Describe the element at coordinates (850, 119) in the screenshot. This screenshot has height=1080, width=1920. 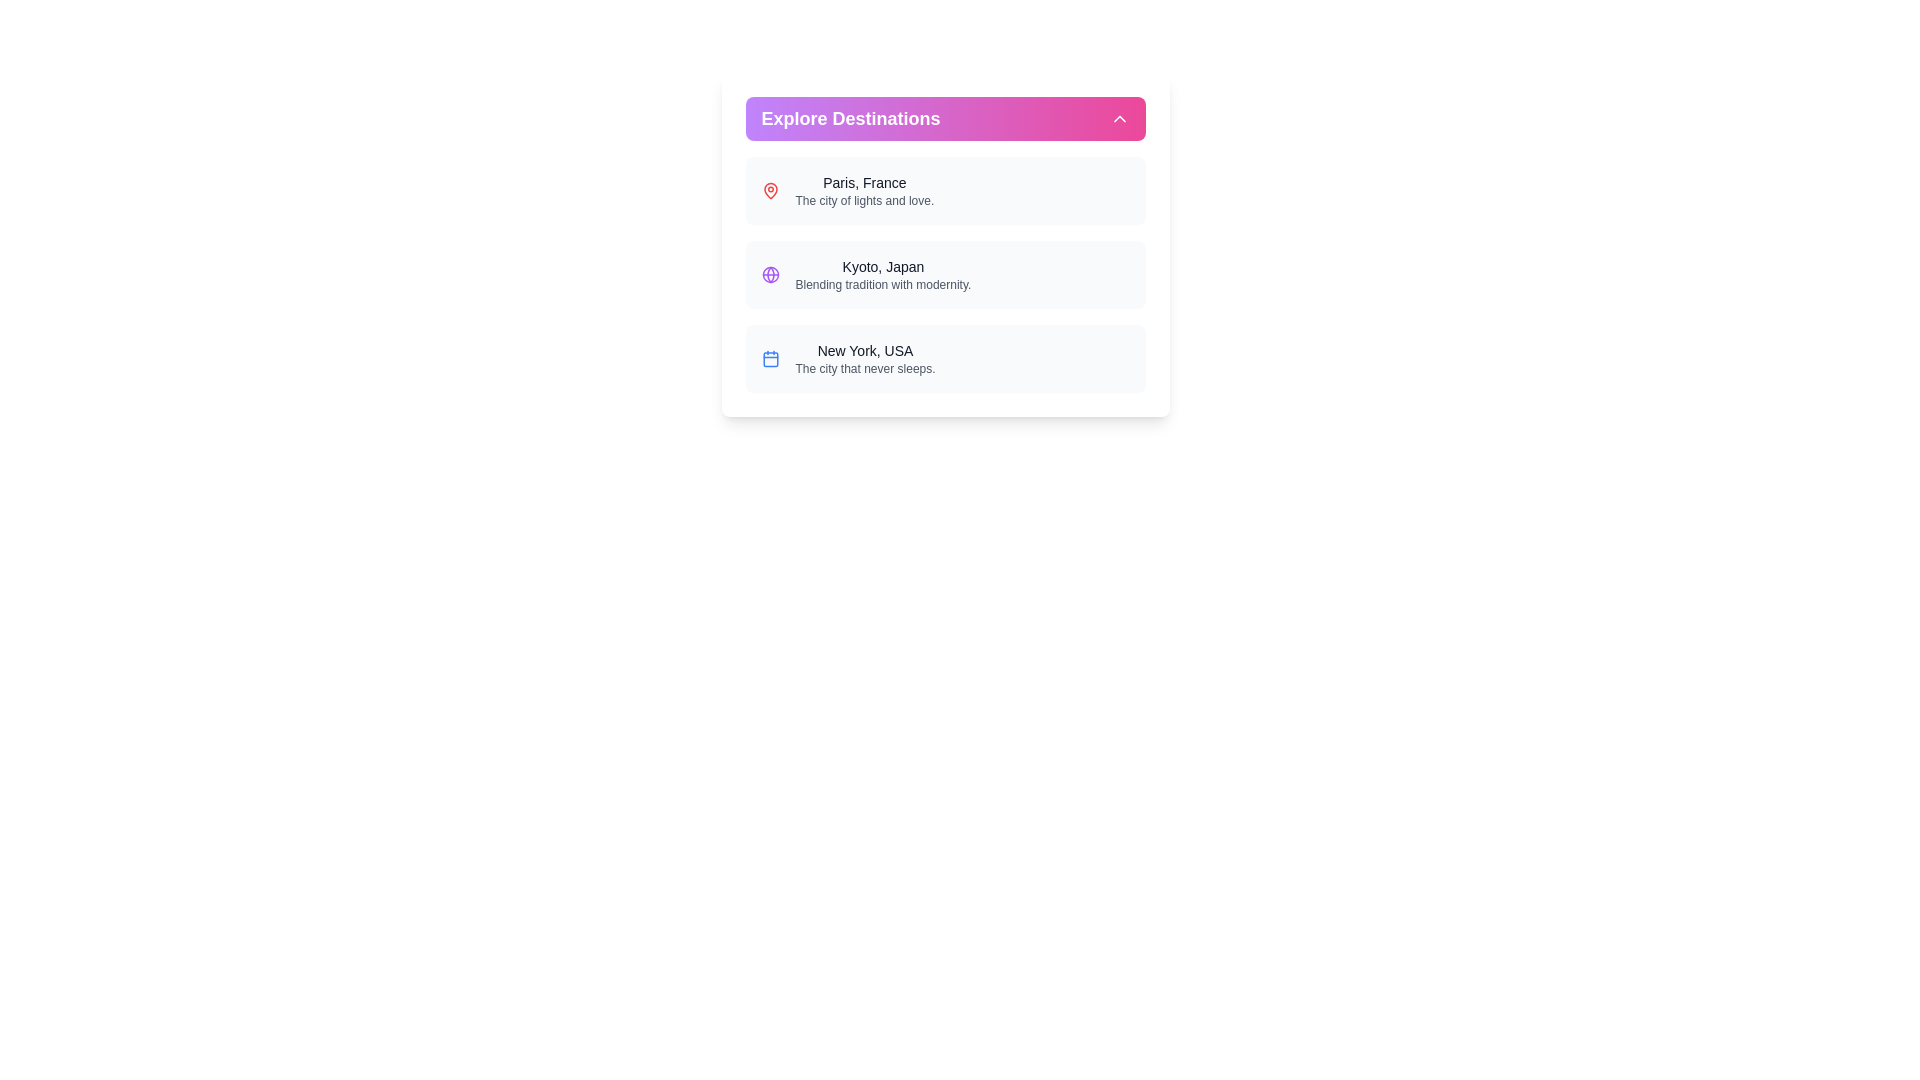
I see `title text located at the center of the horizontal colored section at the top of the card, which indicates the content below pertains to exploring destinations` at that location.